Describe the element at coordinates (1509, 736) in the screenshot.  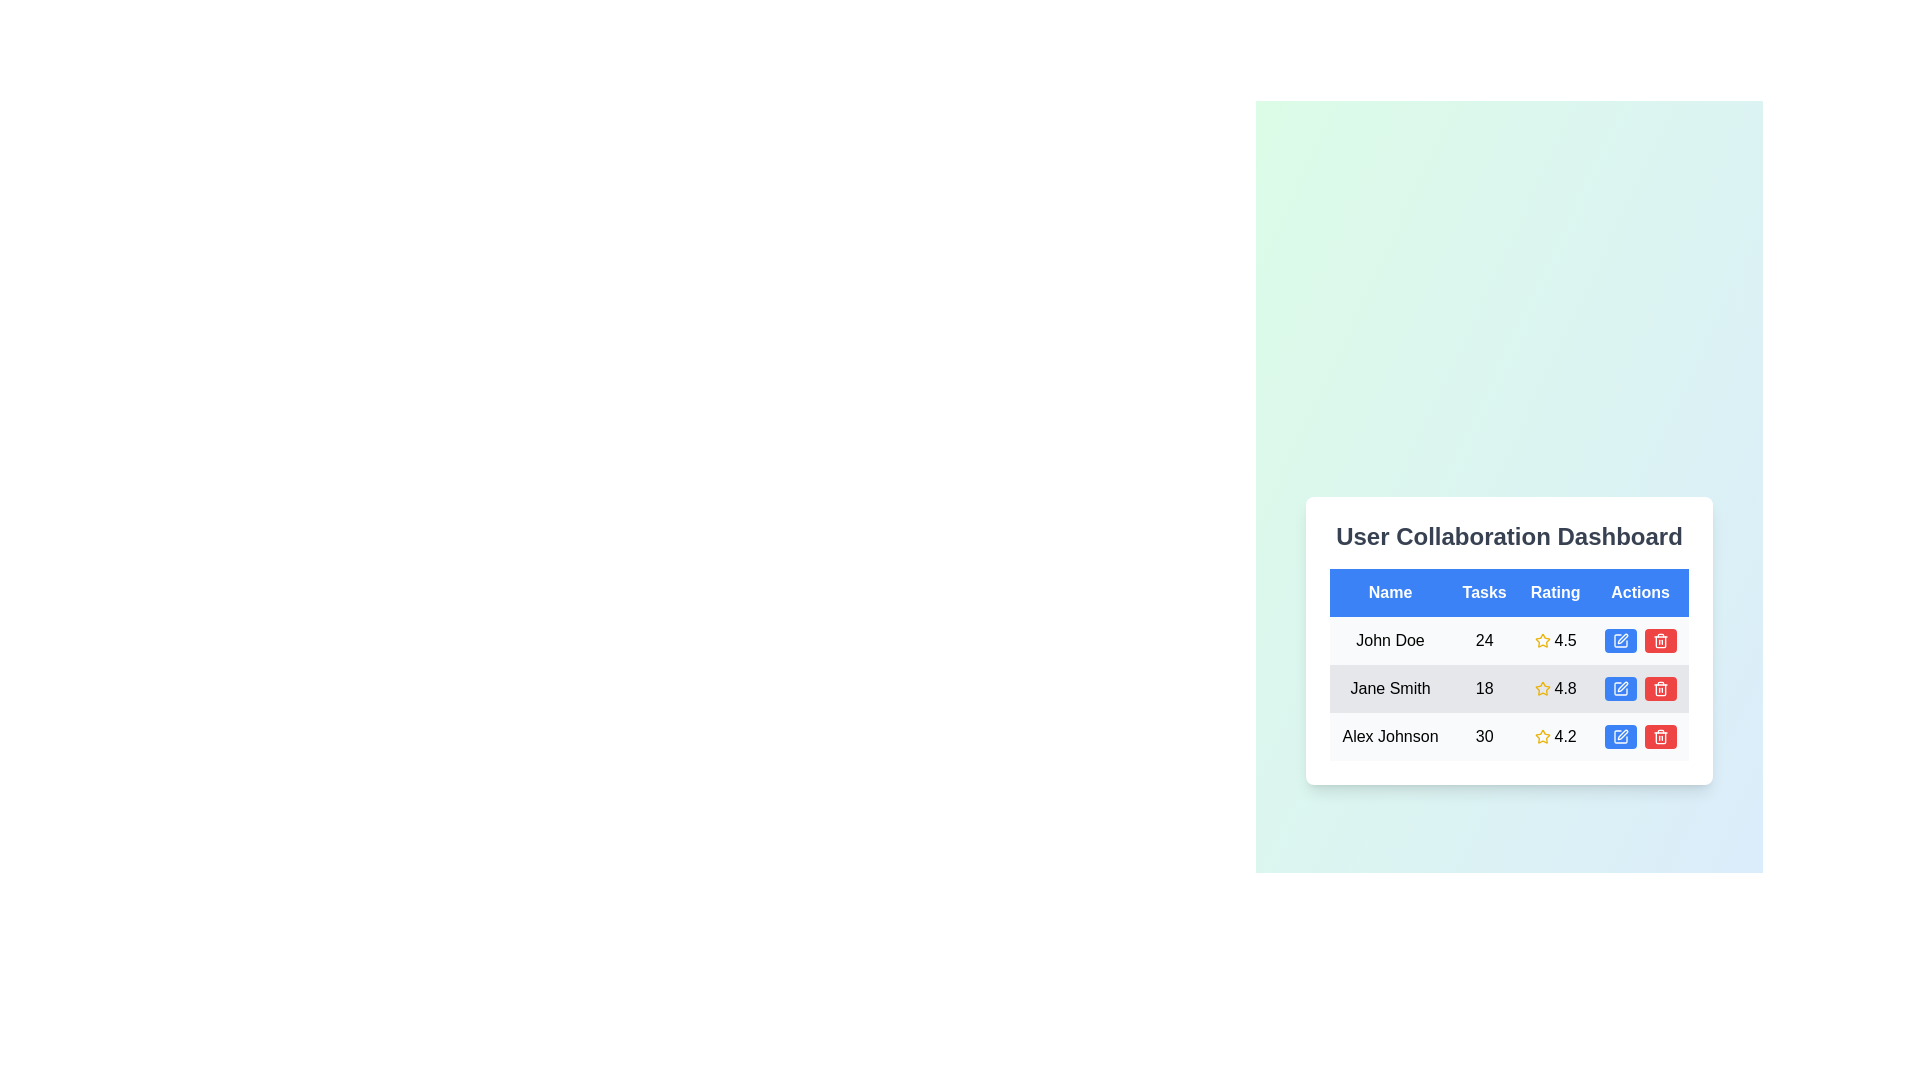
I see `the third row in the user data table, which displays user details and includes buttons for editing and deleting records` at that location.